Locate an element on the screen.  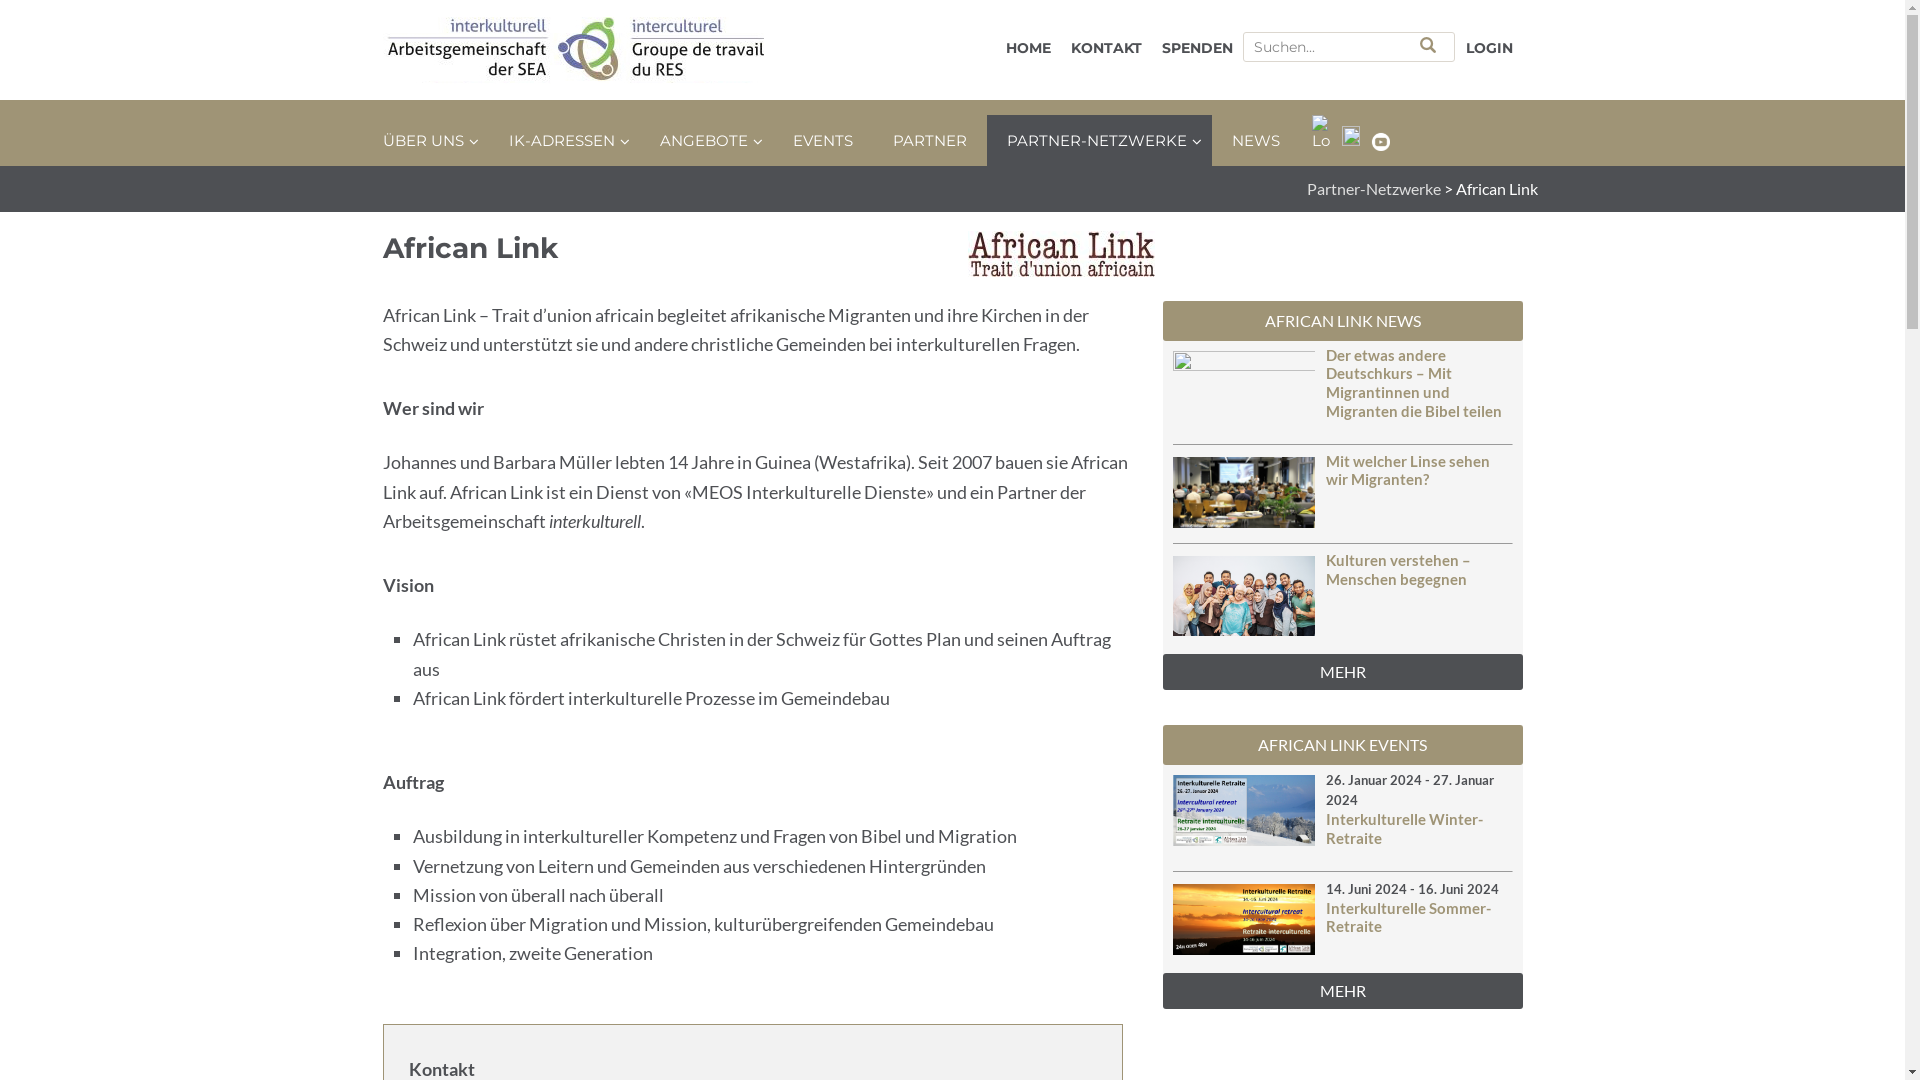
'NEWS' is located at coordinates (1255, 139).